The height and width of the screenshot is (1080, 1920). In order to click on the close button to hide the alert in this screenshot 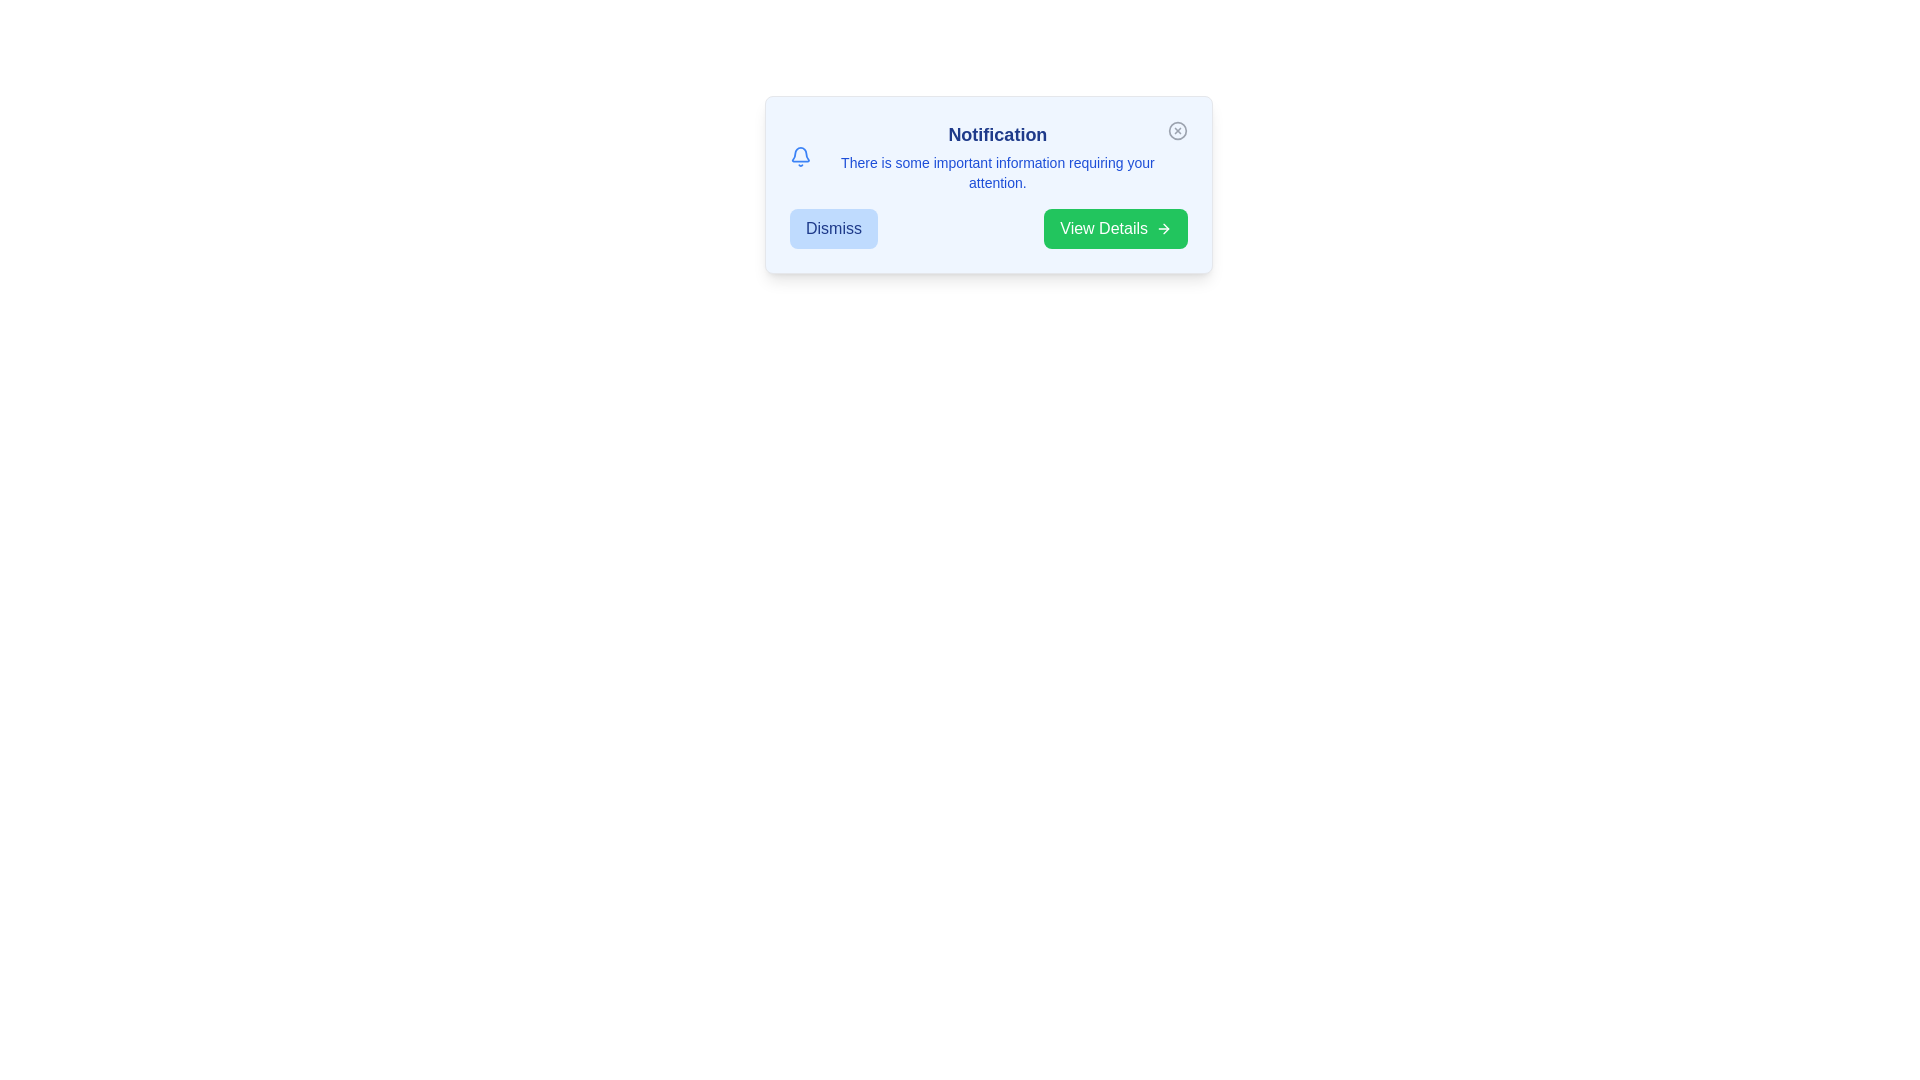, I will do `click(1177, 131)`.